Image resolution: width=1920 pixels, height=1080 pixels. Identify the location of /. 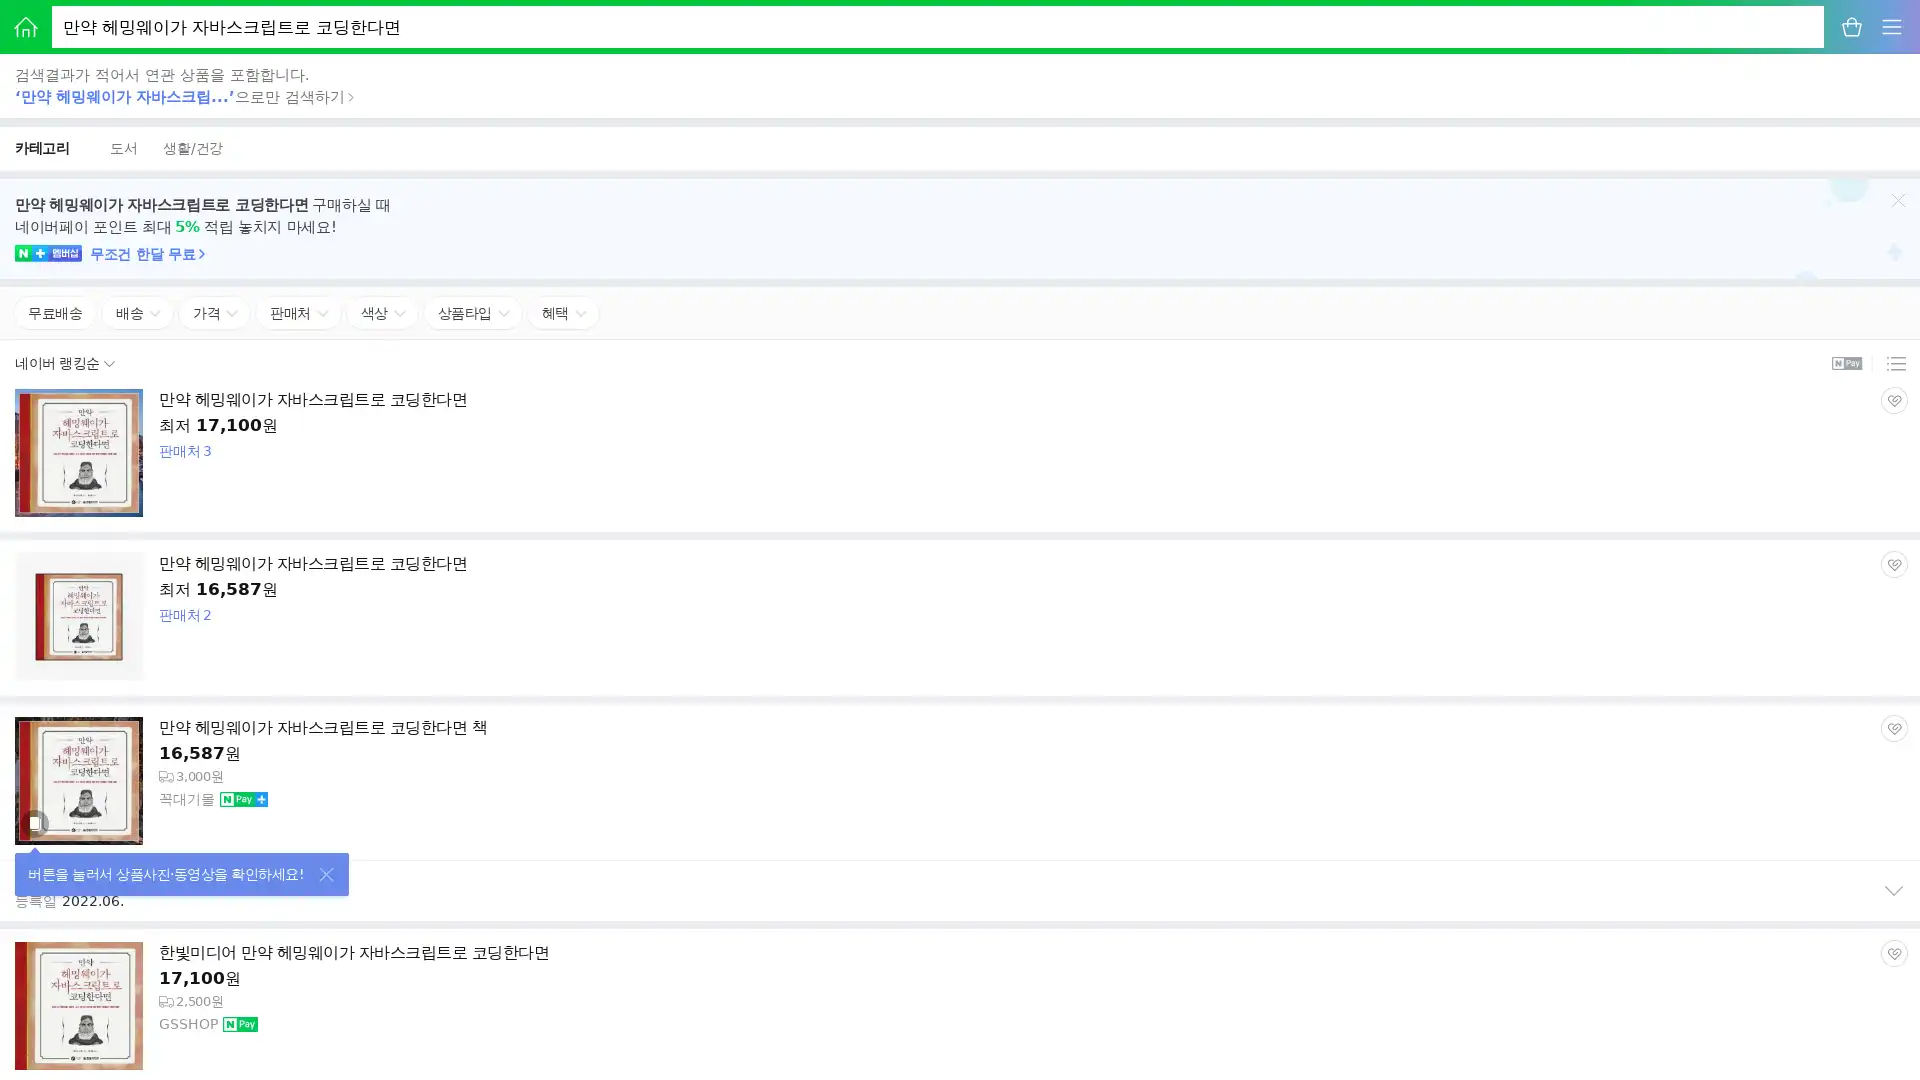
(192, 147).